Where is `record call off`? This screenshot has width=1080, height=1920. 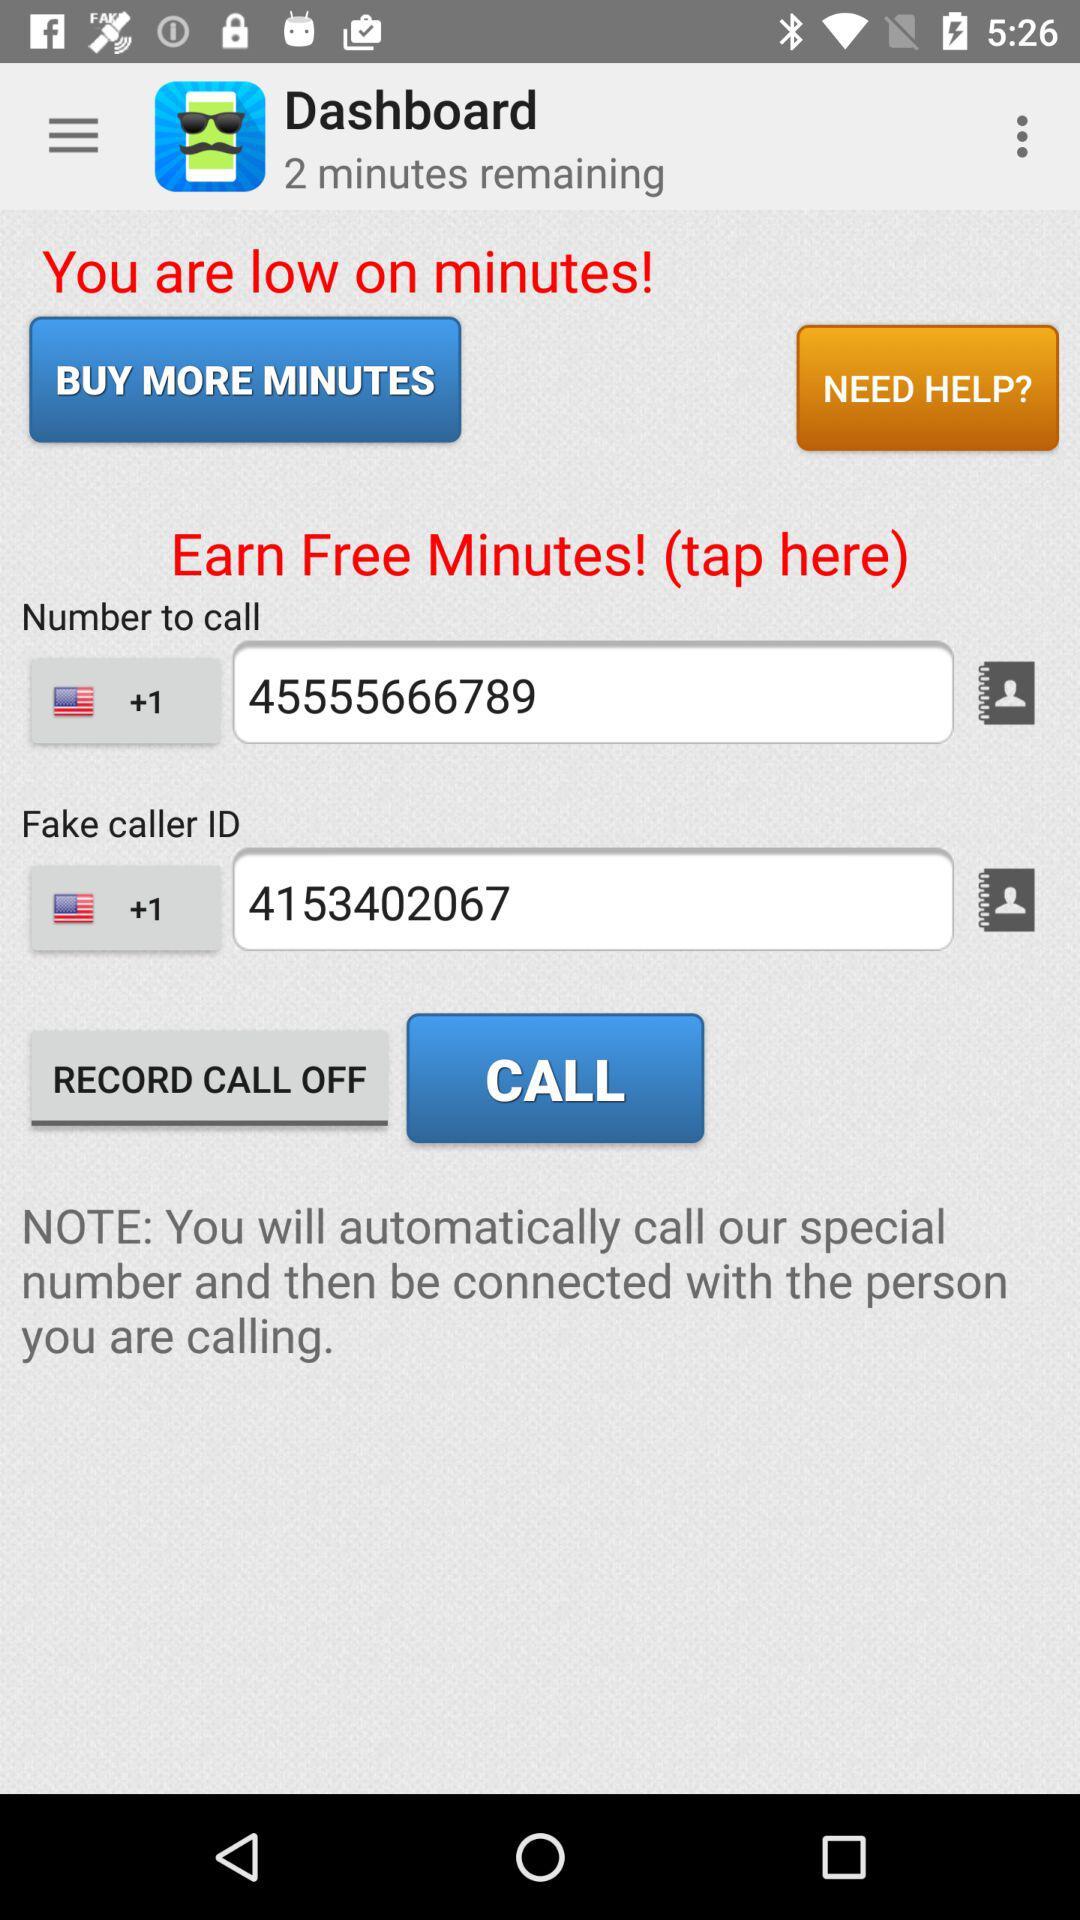 record call off is located at coordinates (209, 1077).